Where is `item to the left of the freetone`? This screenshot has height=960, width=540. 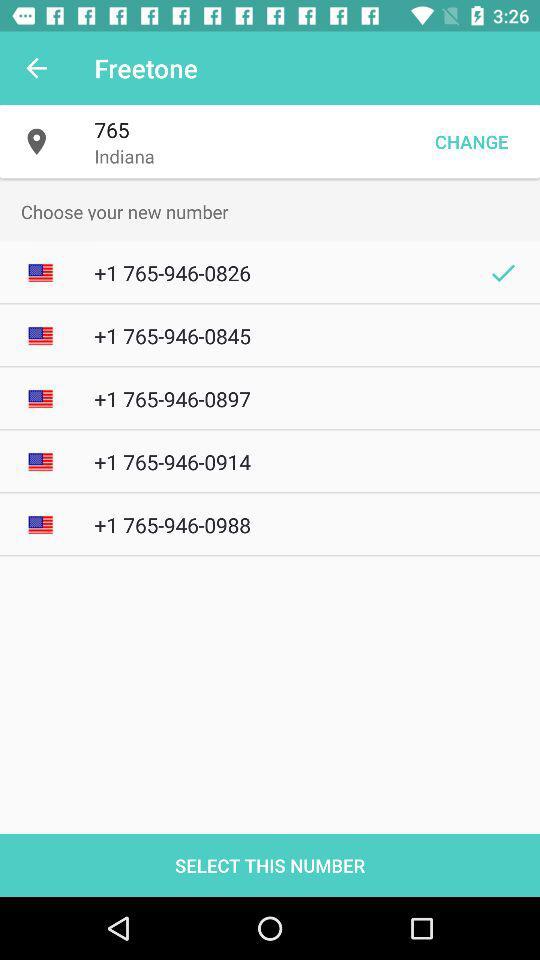
item to the left of the freetone is located at coordinates (36, 68).